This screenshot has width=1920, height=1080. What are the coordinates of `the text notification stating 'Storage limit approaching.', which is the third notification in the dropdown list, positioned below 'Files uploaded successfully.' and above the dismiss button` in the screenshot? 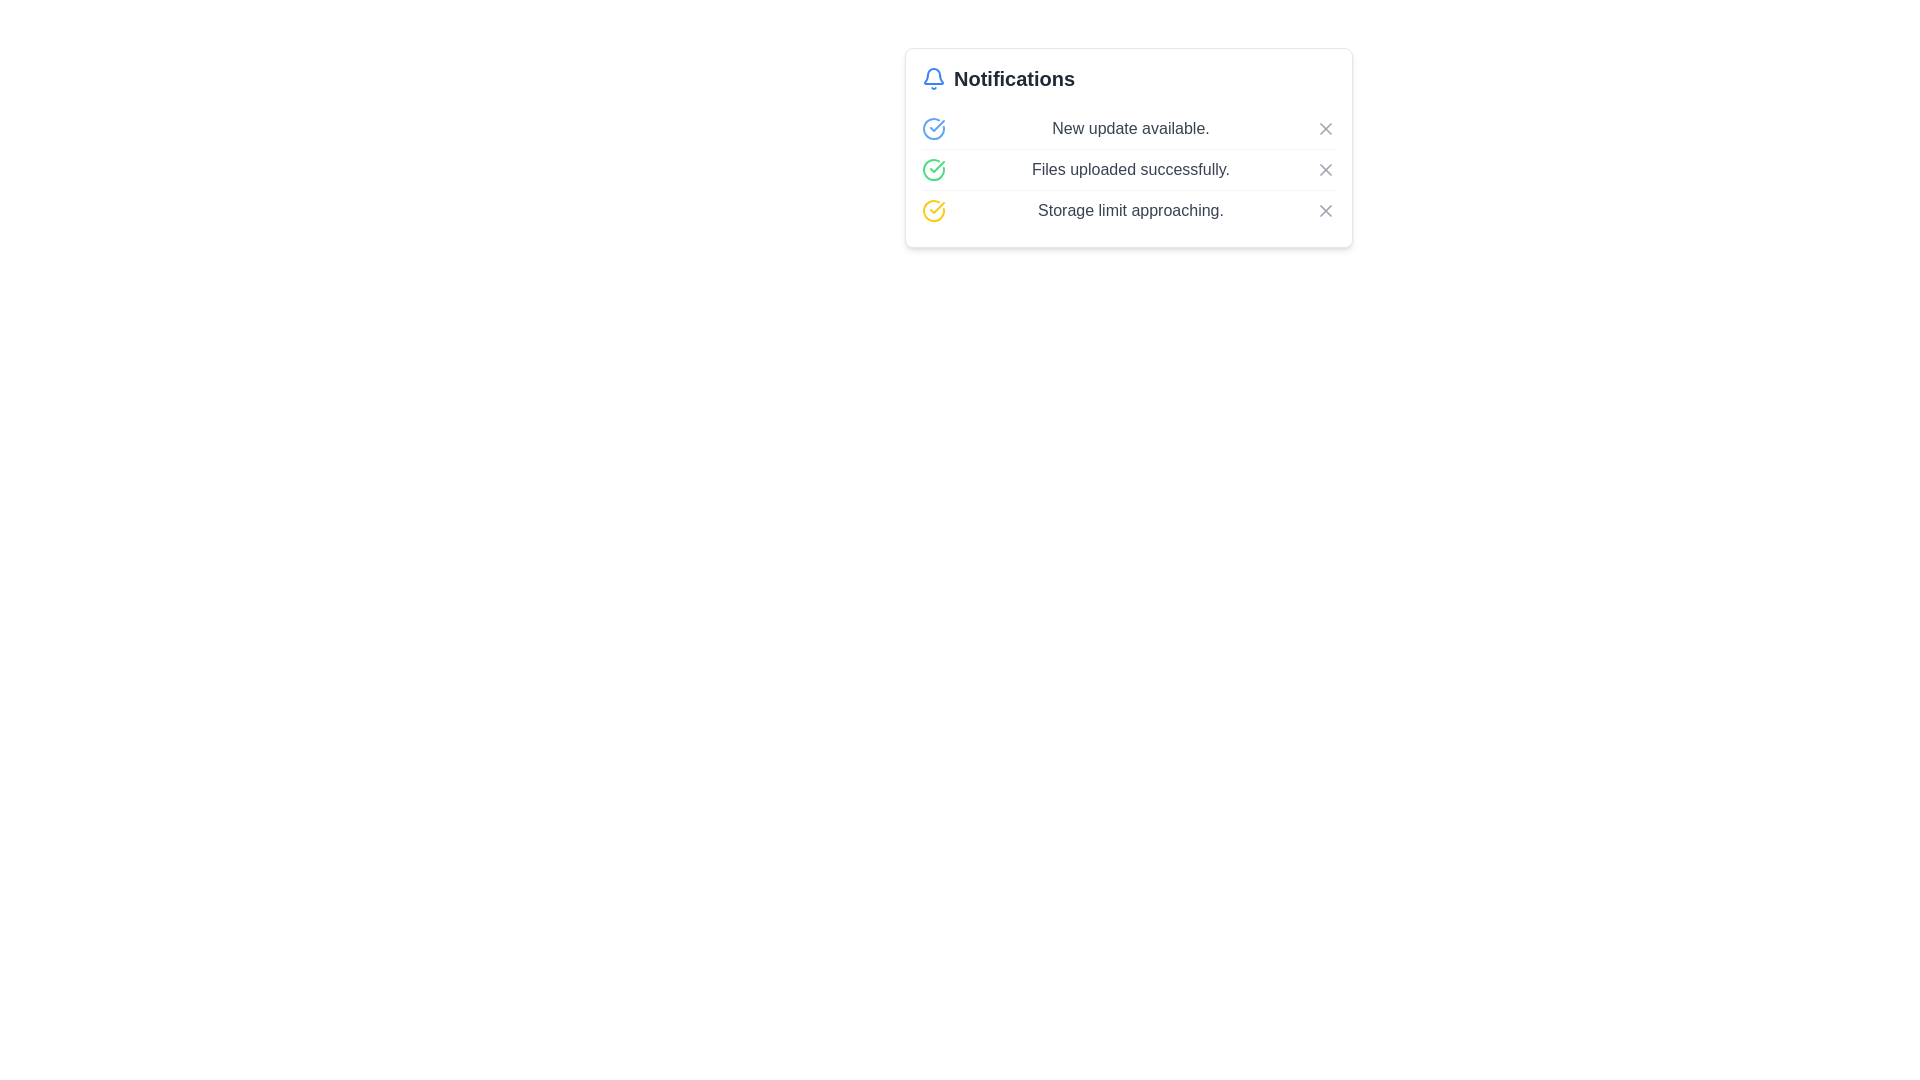 It's located at (1131, 211).